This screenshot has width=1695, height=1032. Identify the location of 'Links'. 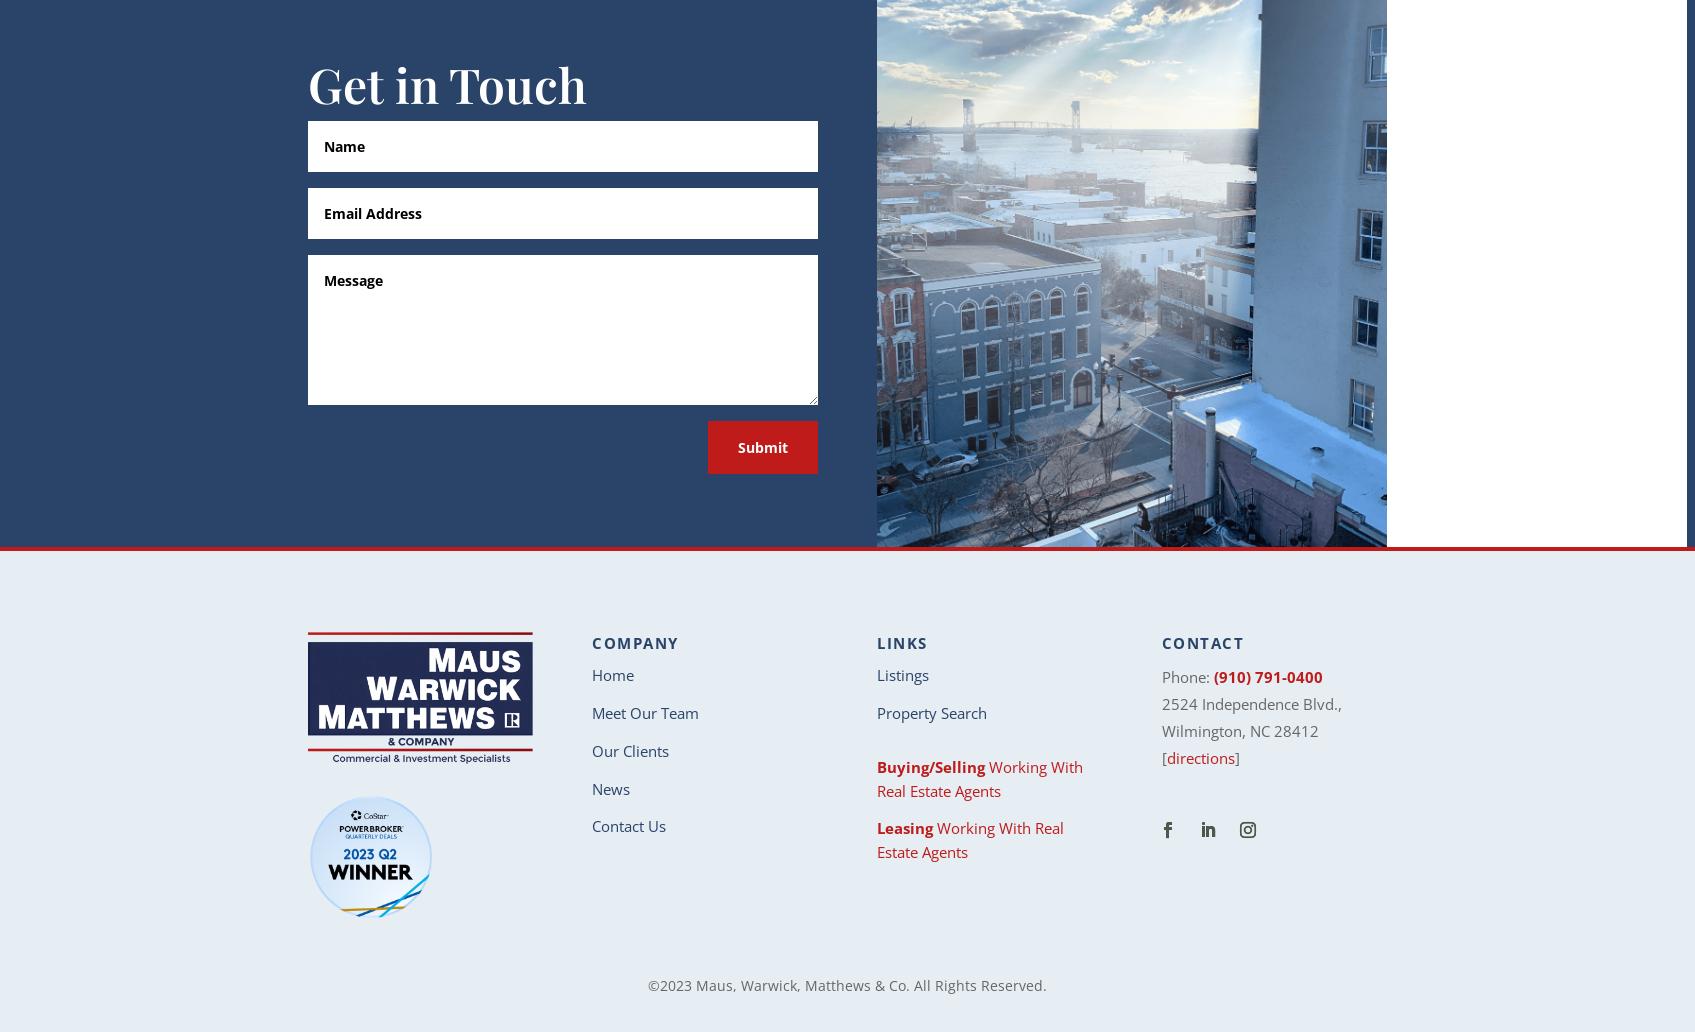
(901, 642).